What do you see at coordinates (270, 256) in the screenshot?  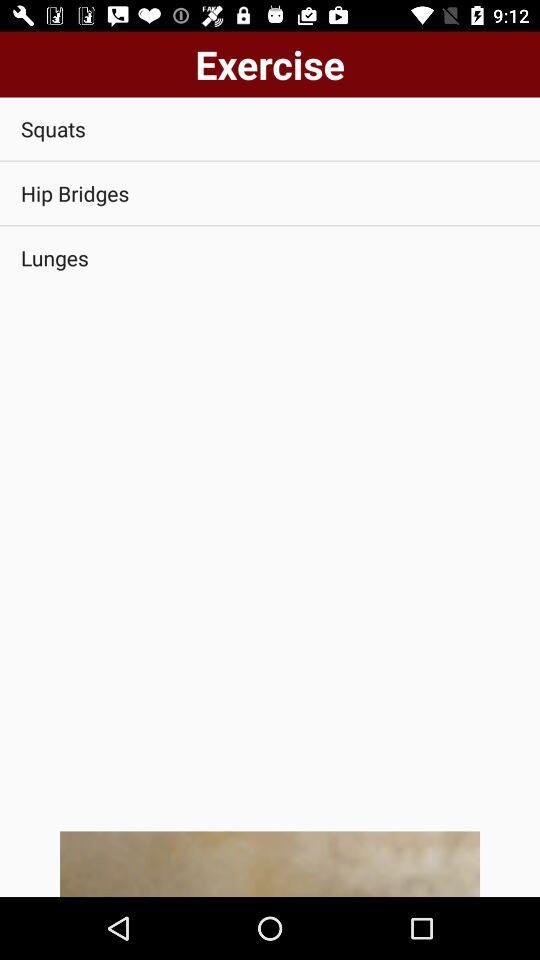 I see `lunges app` at bounding box center [270, 256].